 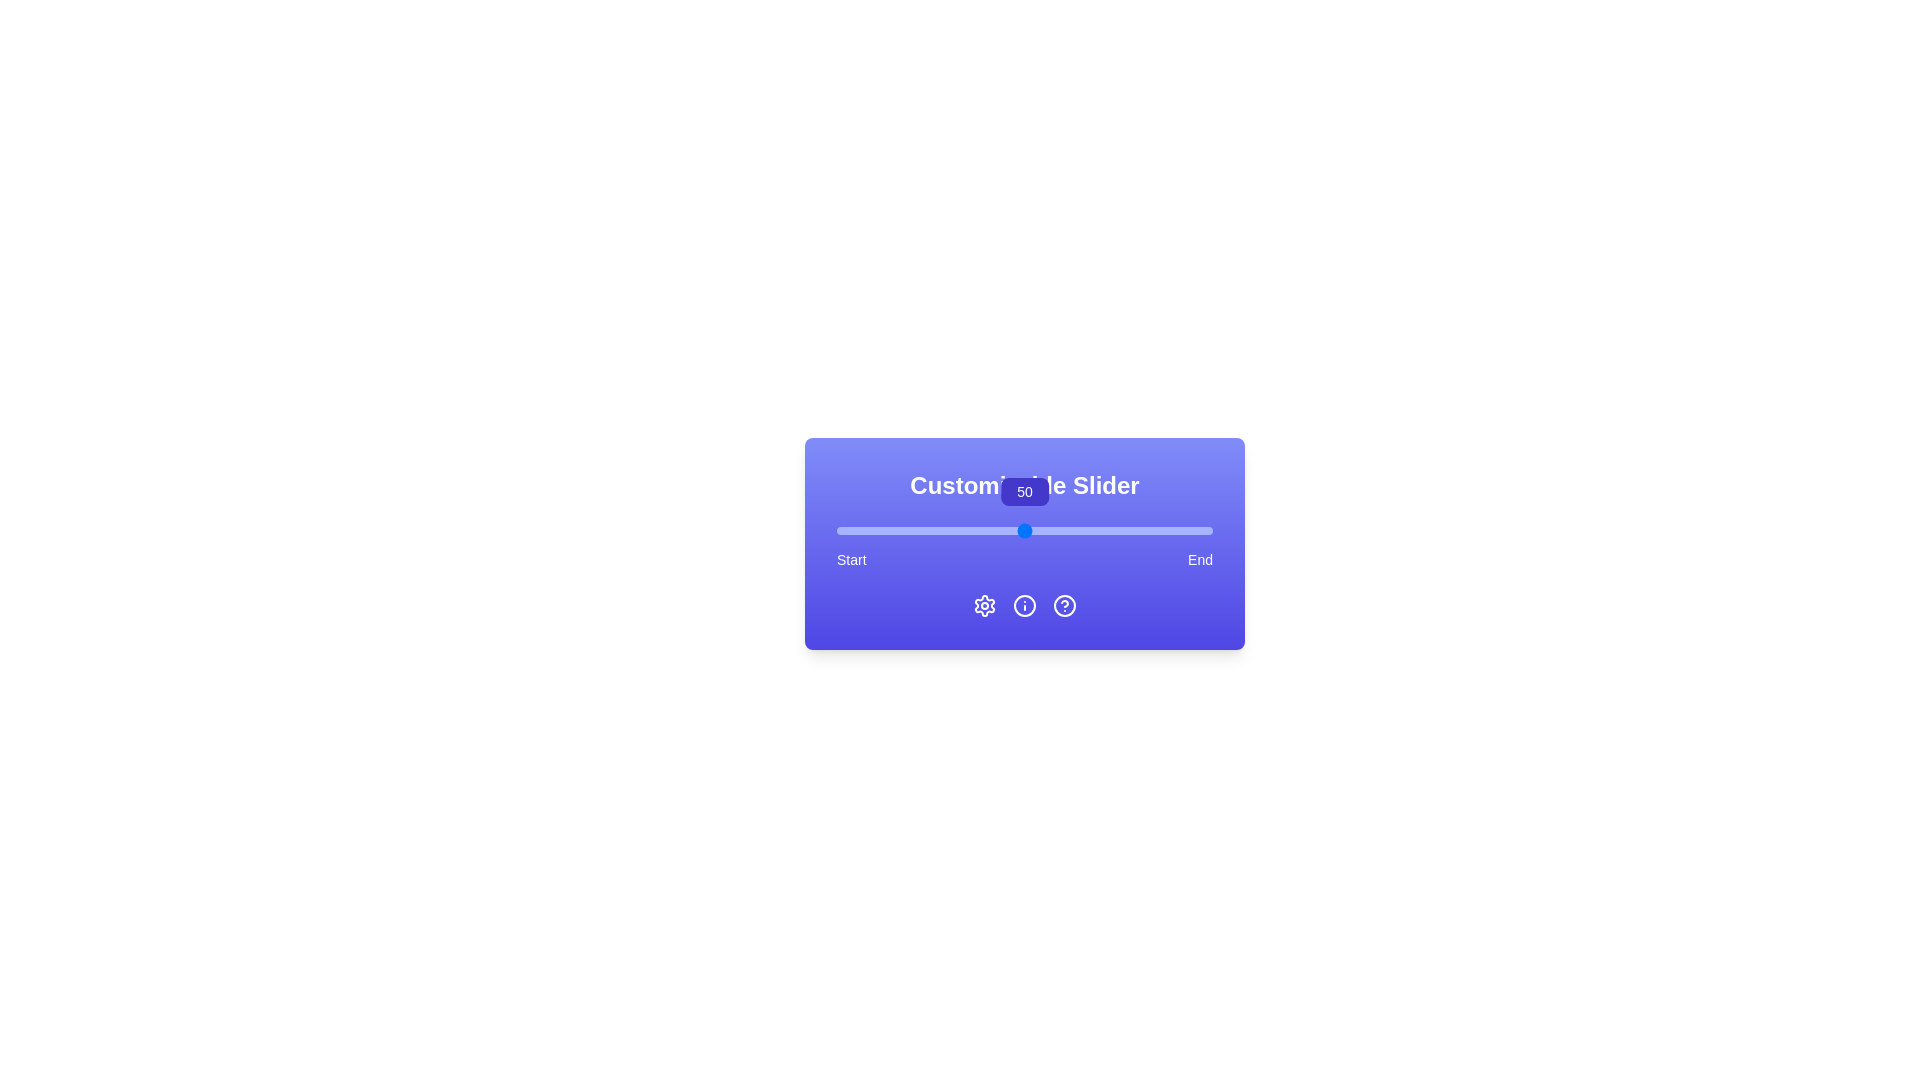 I want to click on the HelpCircle icon at the bottom right, so click(x=1064, y=604).